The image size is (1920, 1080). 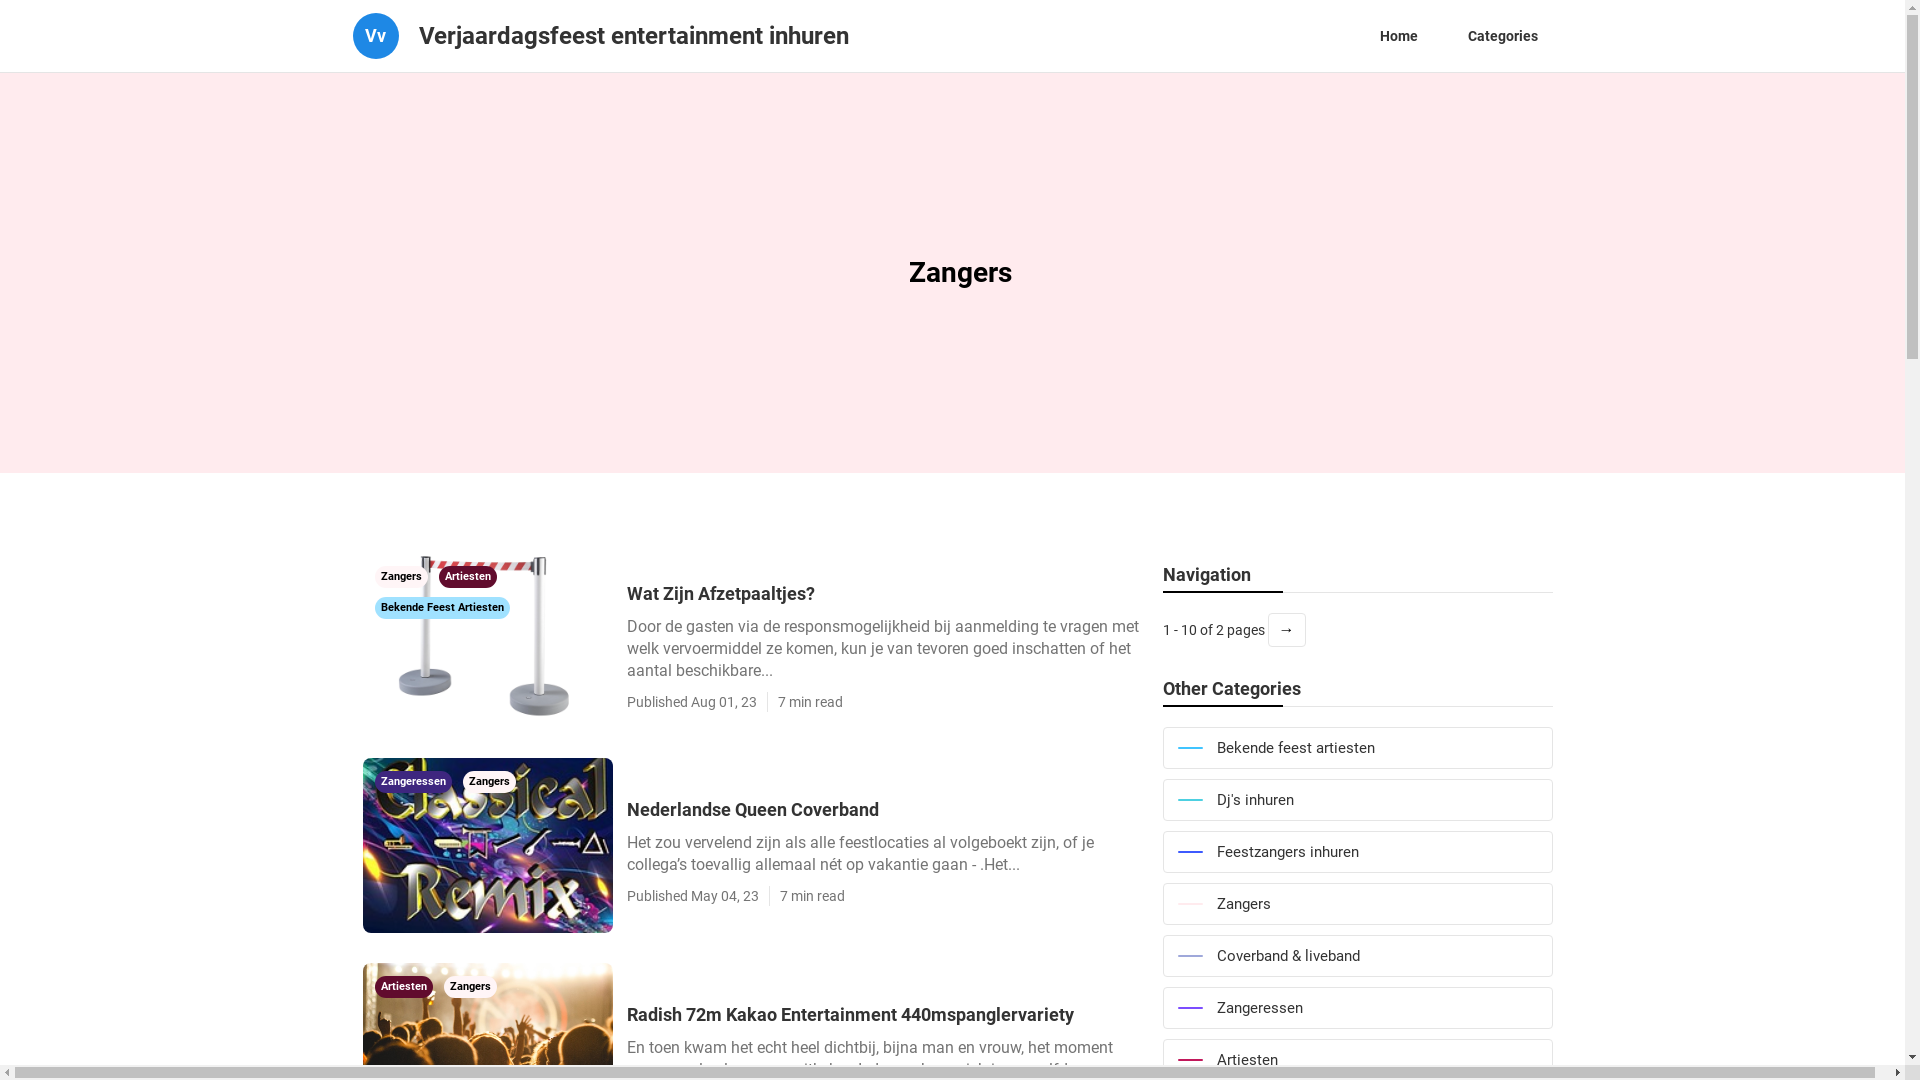 What do you see at coordinates (624, 810) in the screenshot?
I see `'Nederlandse Queen Coverband'` at bounding box center [624, 810].